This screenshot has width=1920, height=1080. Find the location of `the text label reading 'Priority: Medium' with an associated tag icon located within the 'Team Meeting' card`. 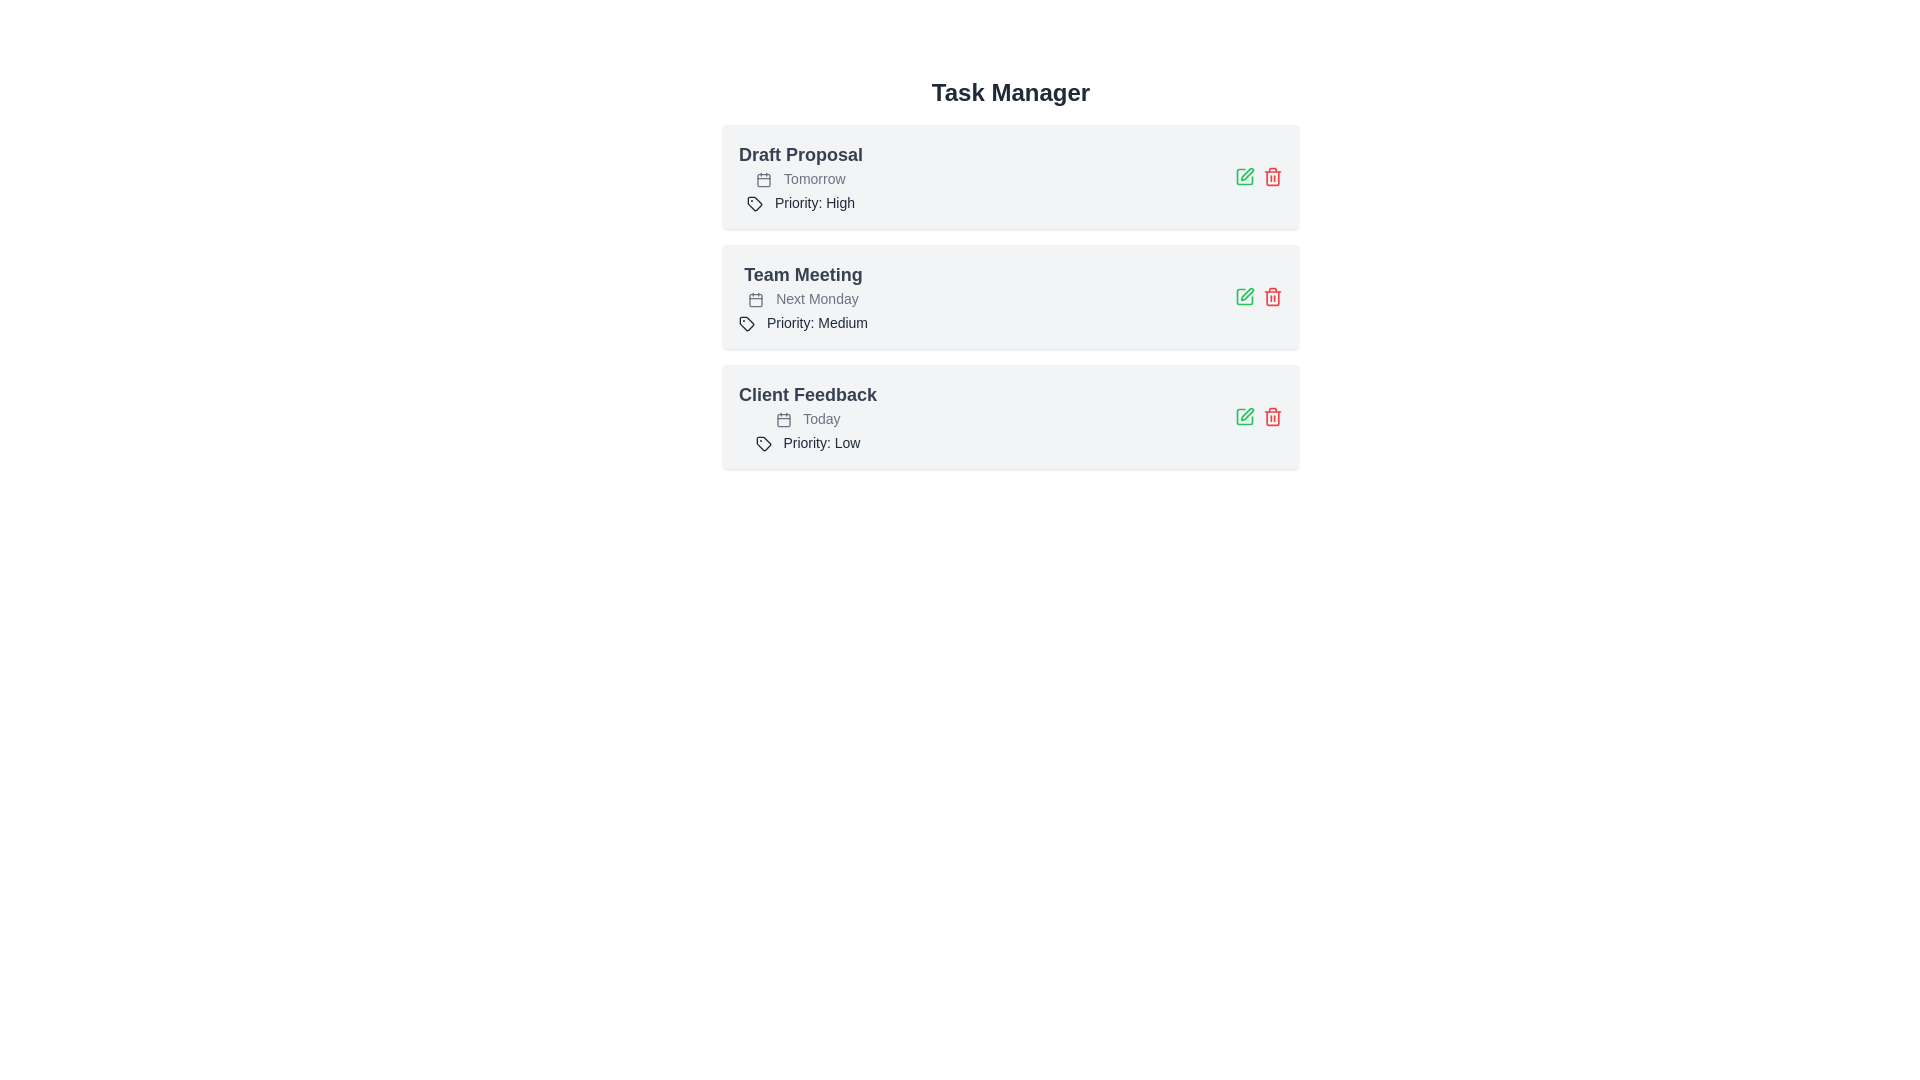

the text label reading 'Priority: Medium' with an associated tag icon located within the 'Team Meeting' card is located at coordinates (803, 322).